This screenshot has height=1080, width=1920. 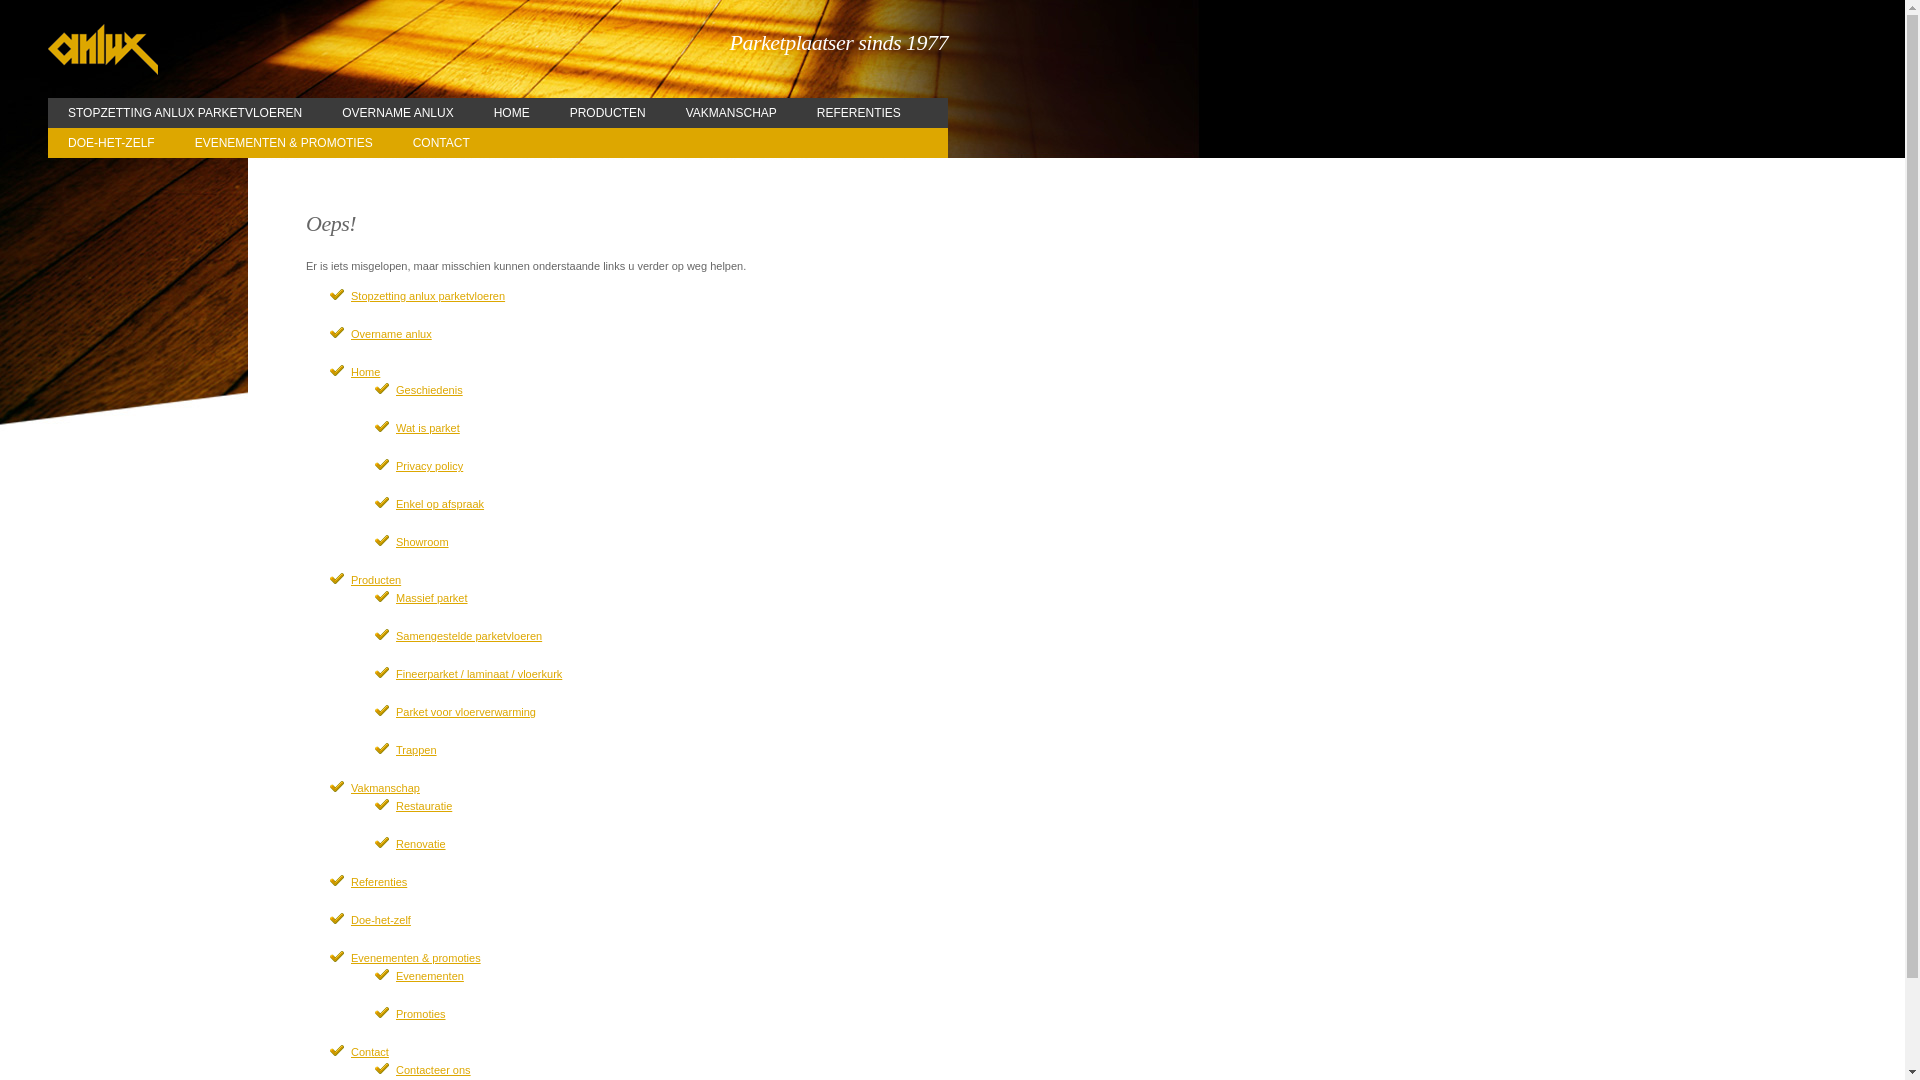 What do you see at coordinates (385, 786) in the screenshot?
I see `'Vakmanschap'` at bounding box center [385, 786].